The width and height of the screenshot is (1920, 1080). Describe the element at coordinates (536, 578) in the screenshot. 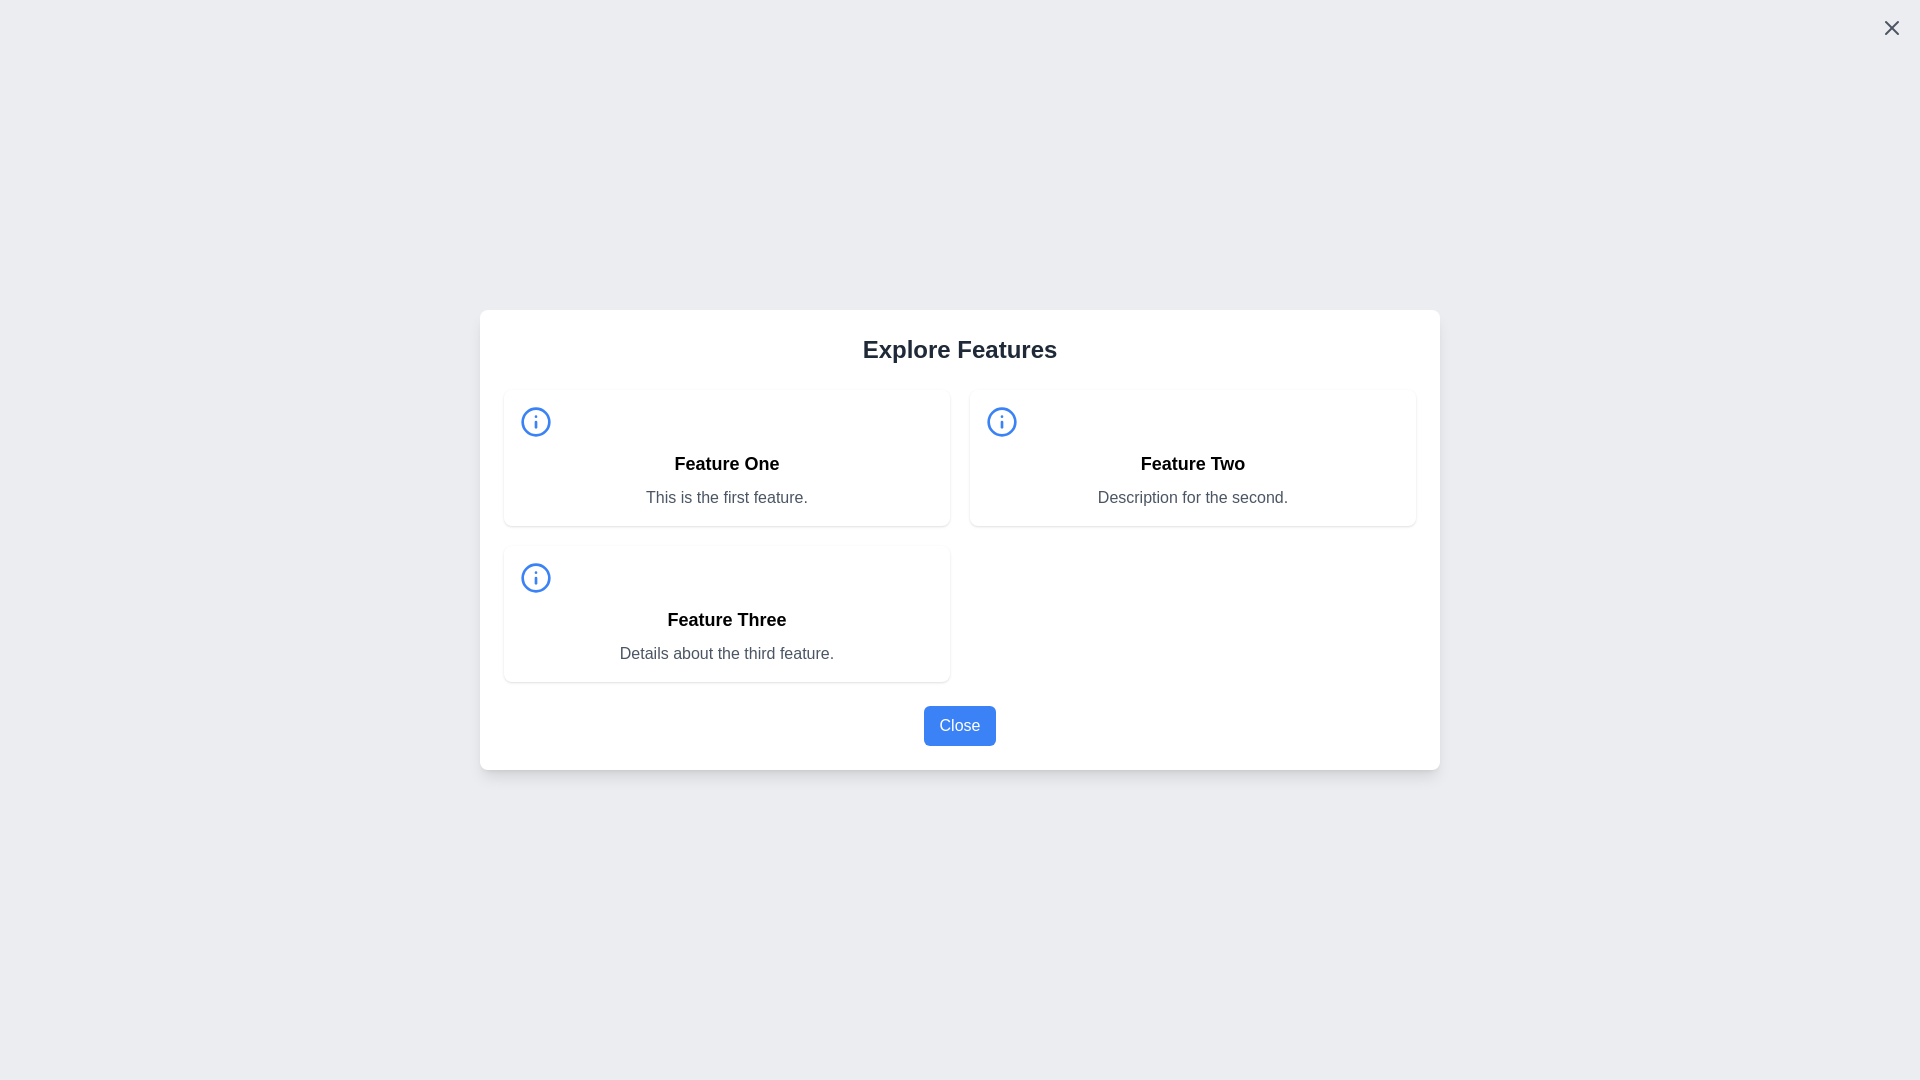

I see `the primary circular component of the icon located in the bottom-left card of the grid layout, below the 'Feature One' and 'Feature Two' cards` at that location.